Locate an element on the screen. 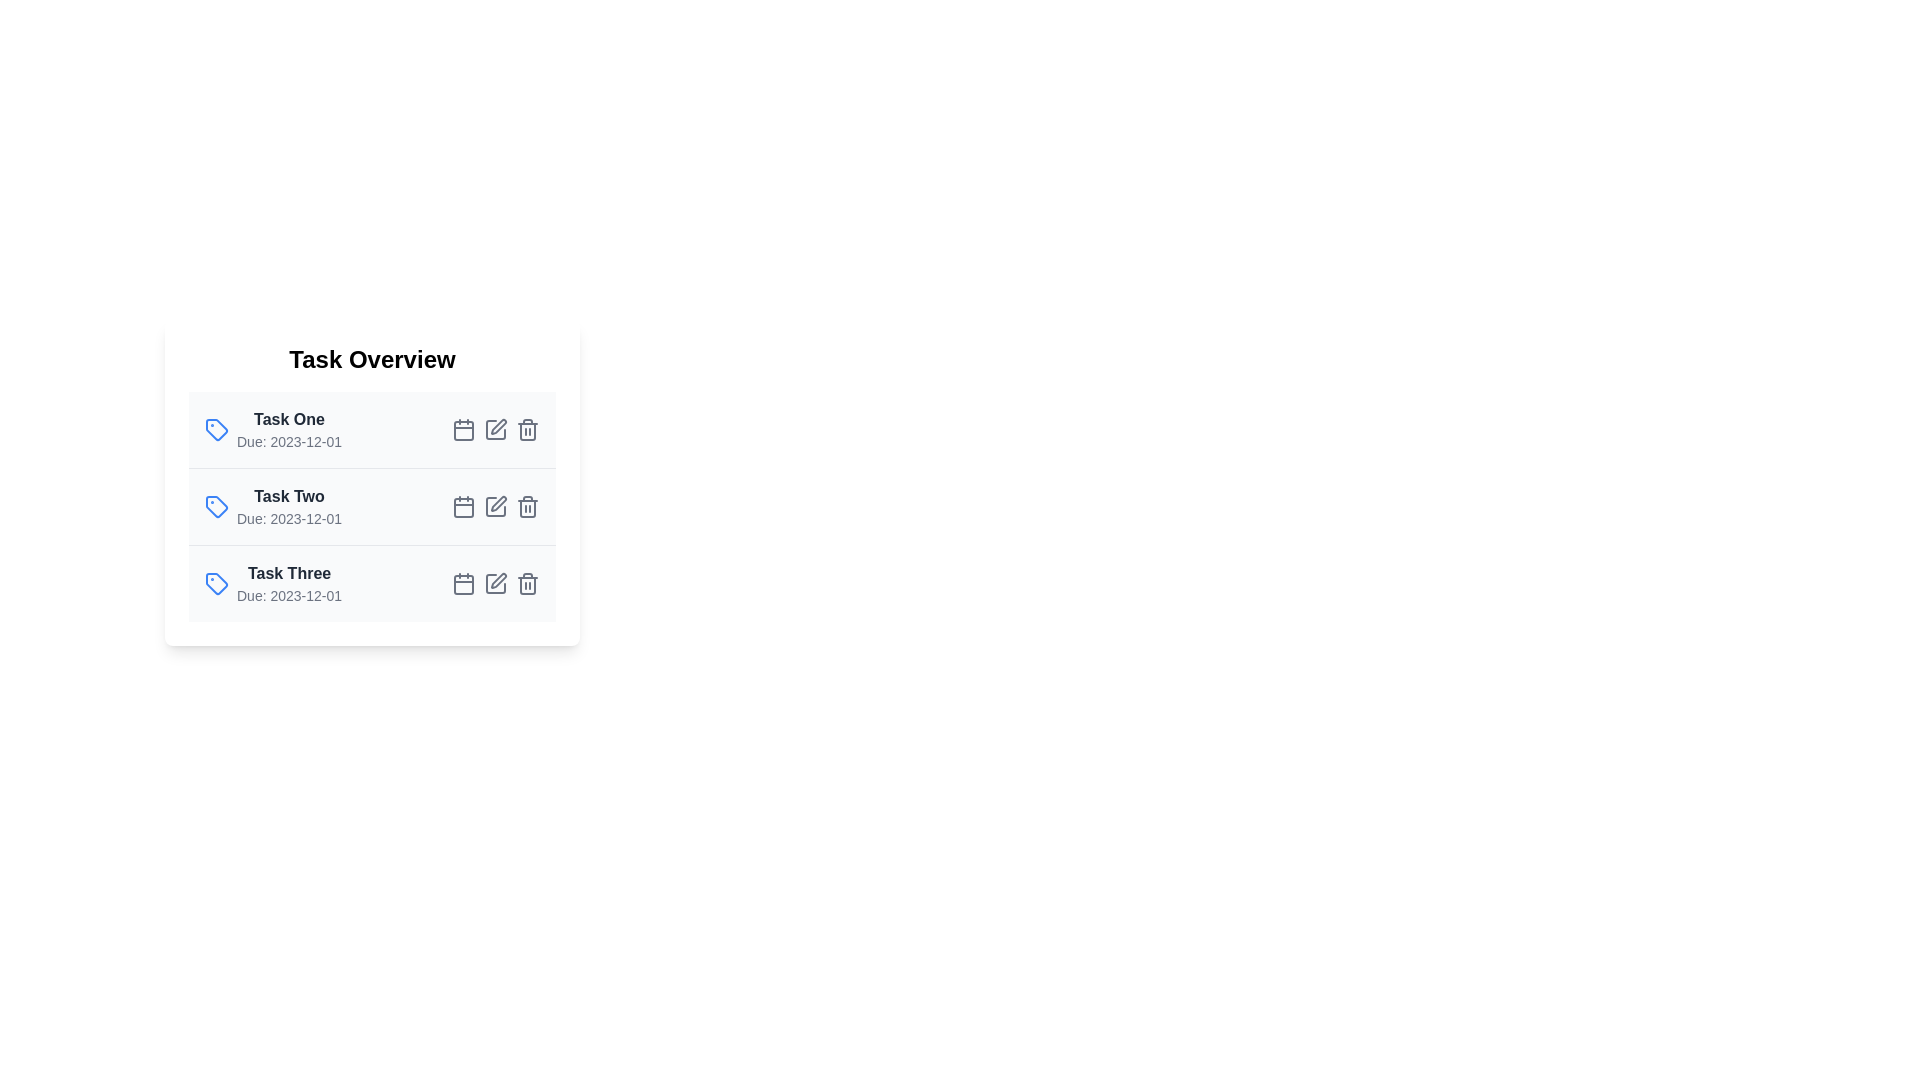 The image size is (1920, 1080). the static text label displaying the due date for 'Task Two', which is located directly below the task title and provides date information in 'YYYY-MM-DD' format is located at coordinates (288, 518).